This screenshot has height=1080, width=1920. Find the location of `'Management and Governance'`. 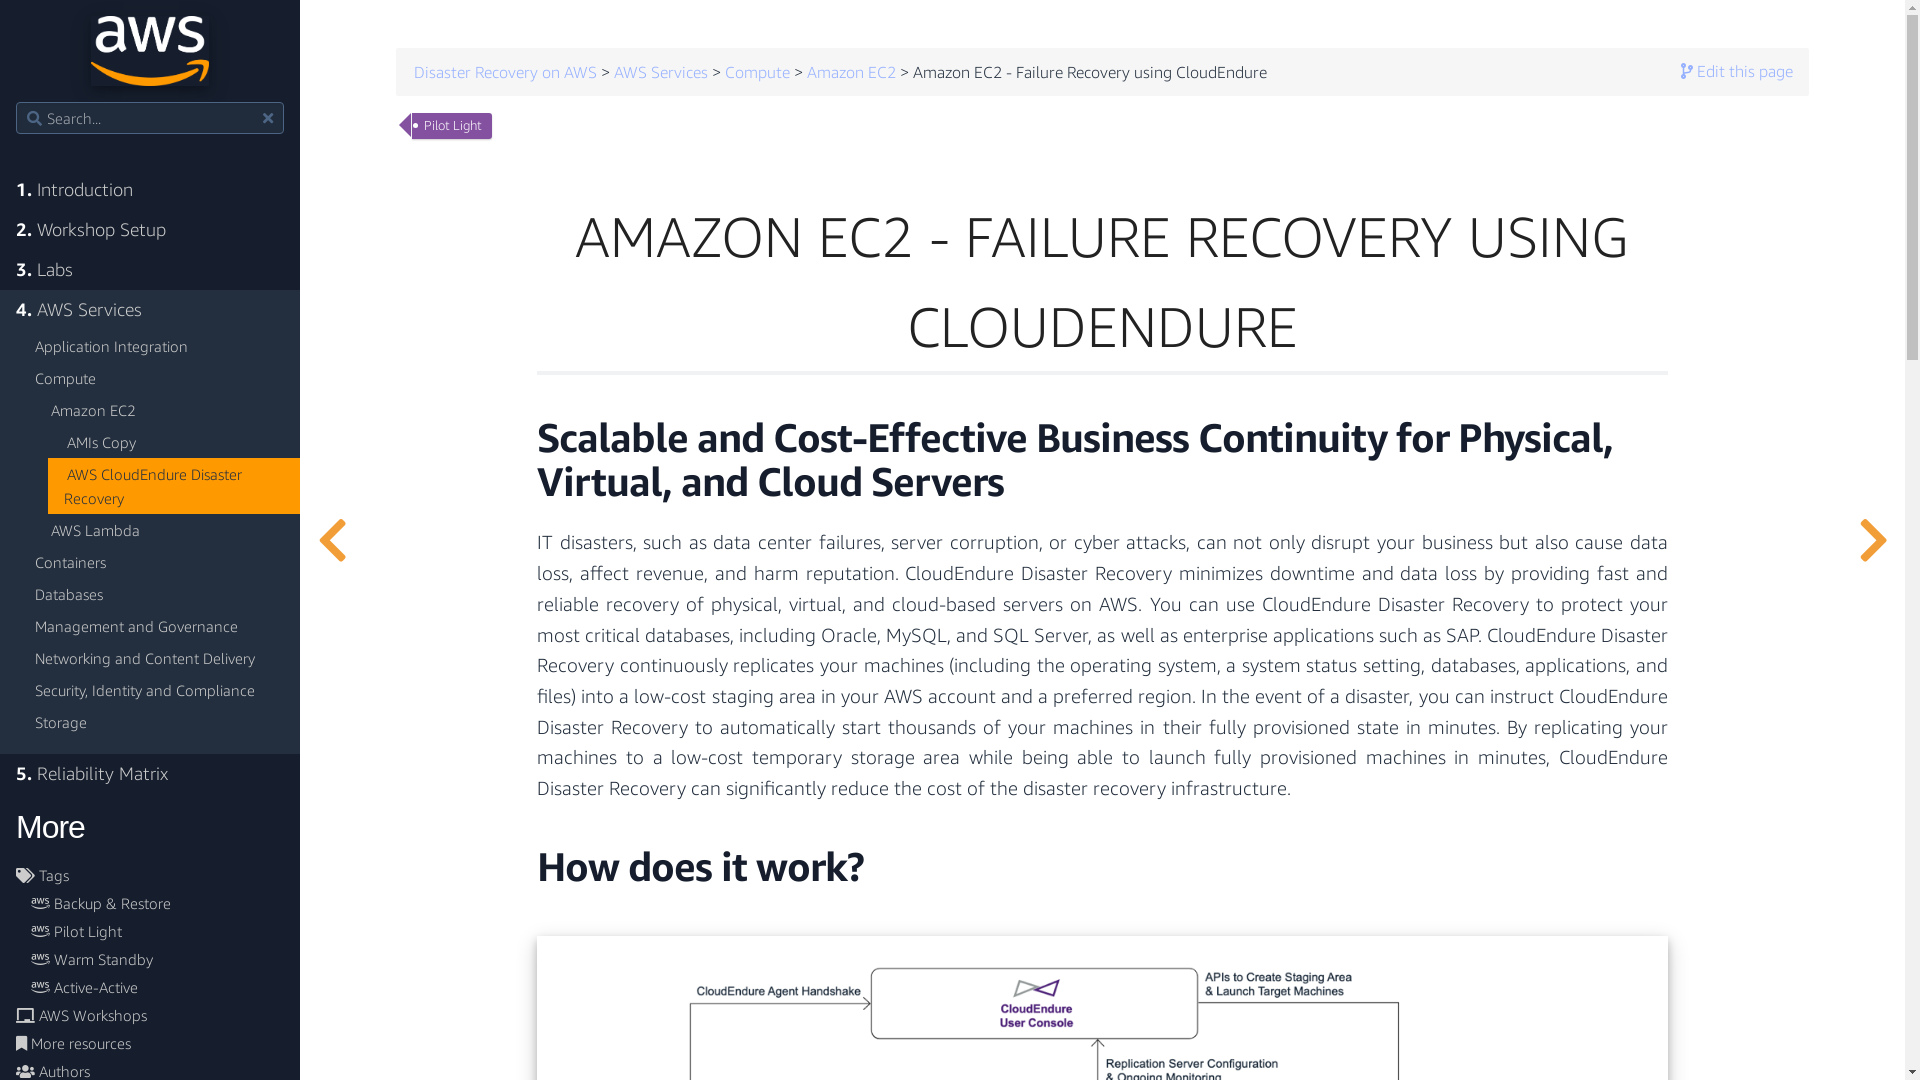

'Management and Governance' is located at coordinates (157, 624).